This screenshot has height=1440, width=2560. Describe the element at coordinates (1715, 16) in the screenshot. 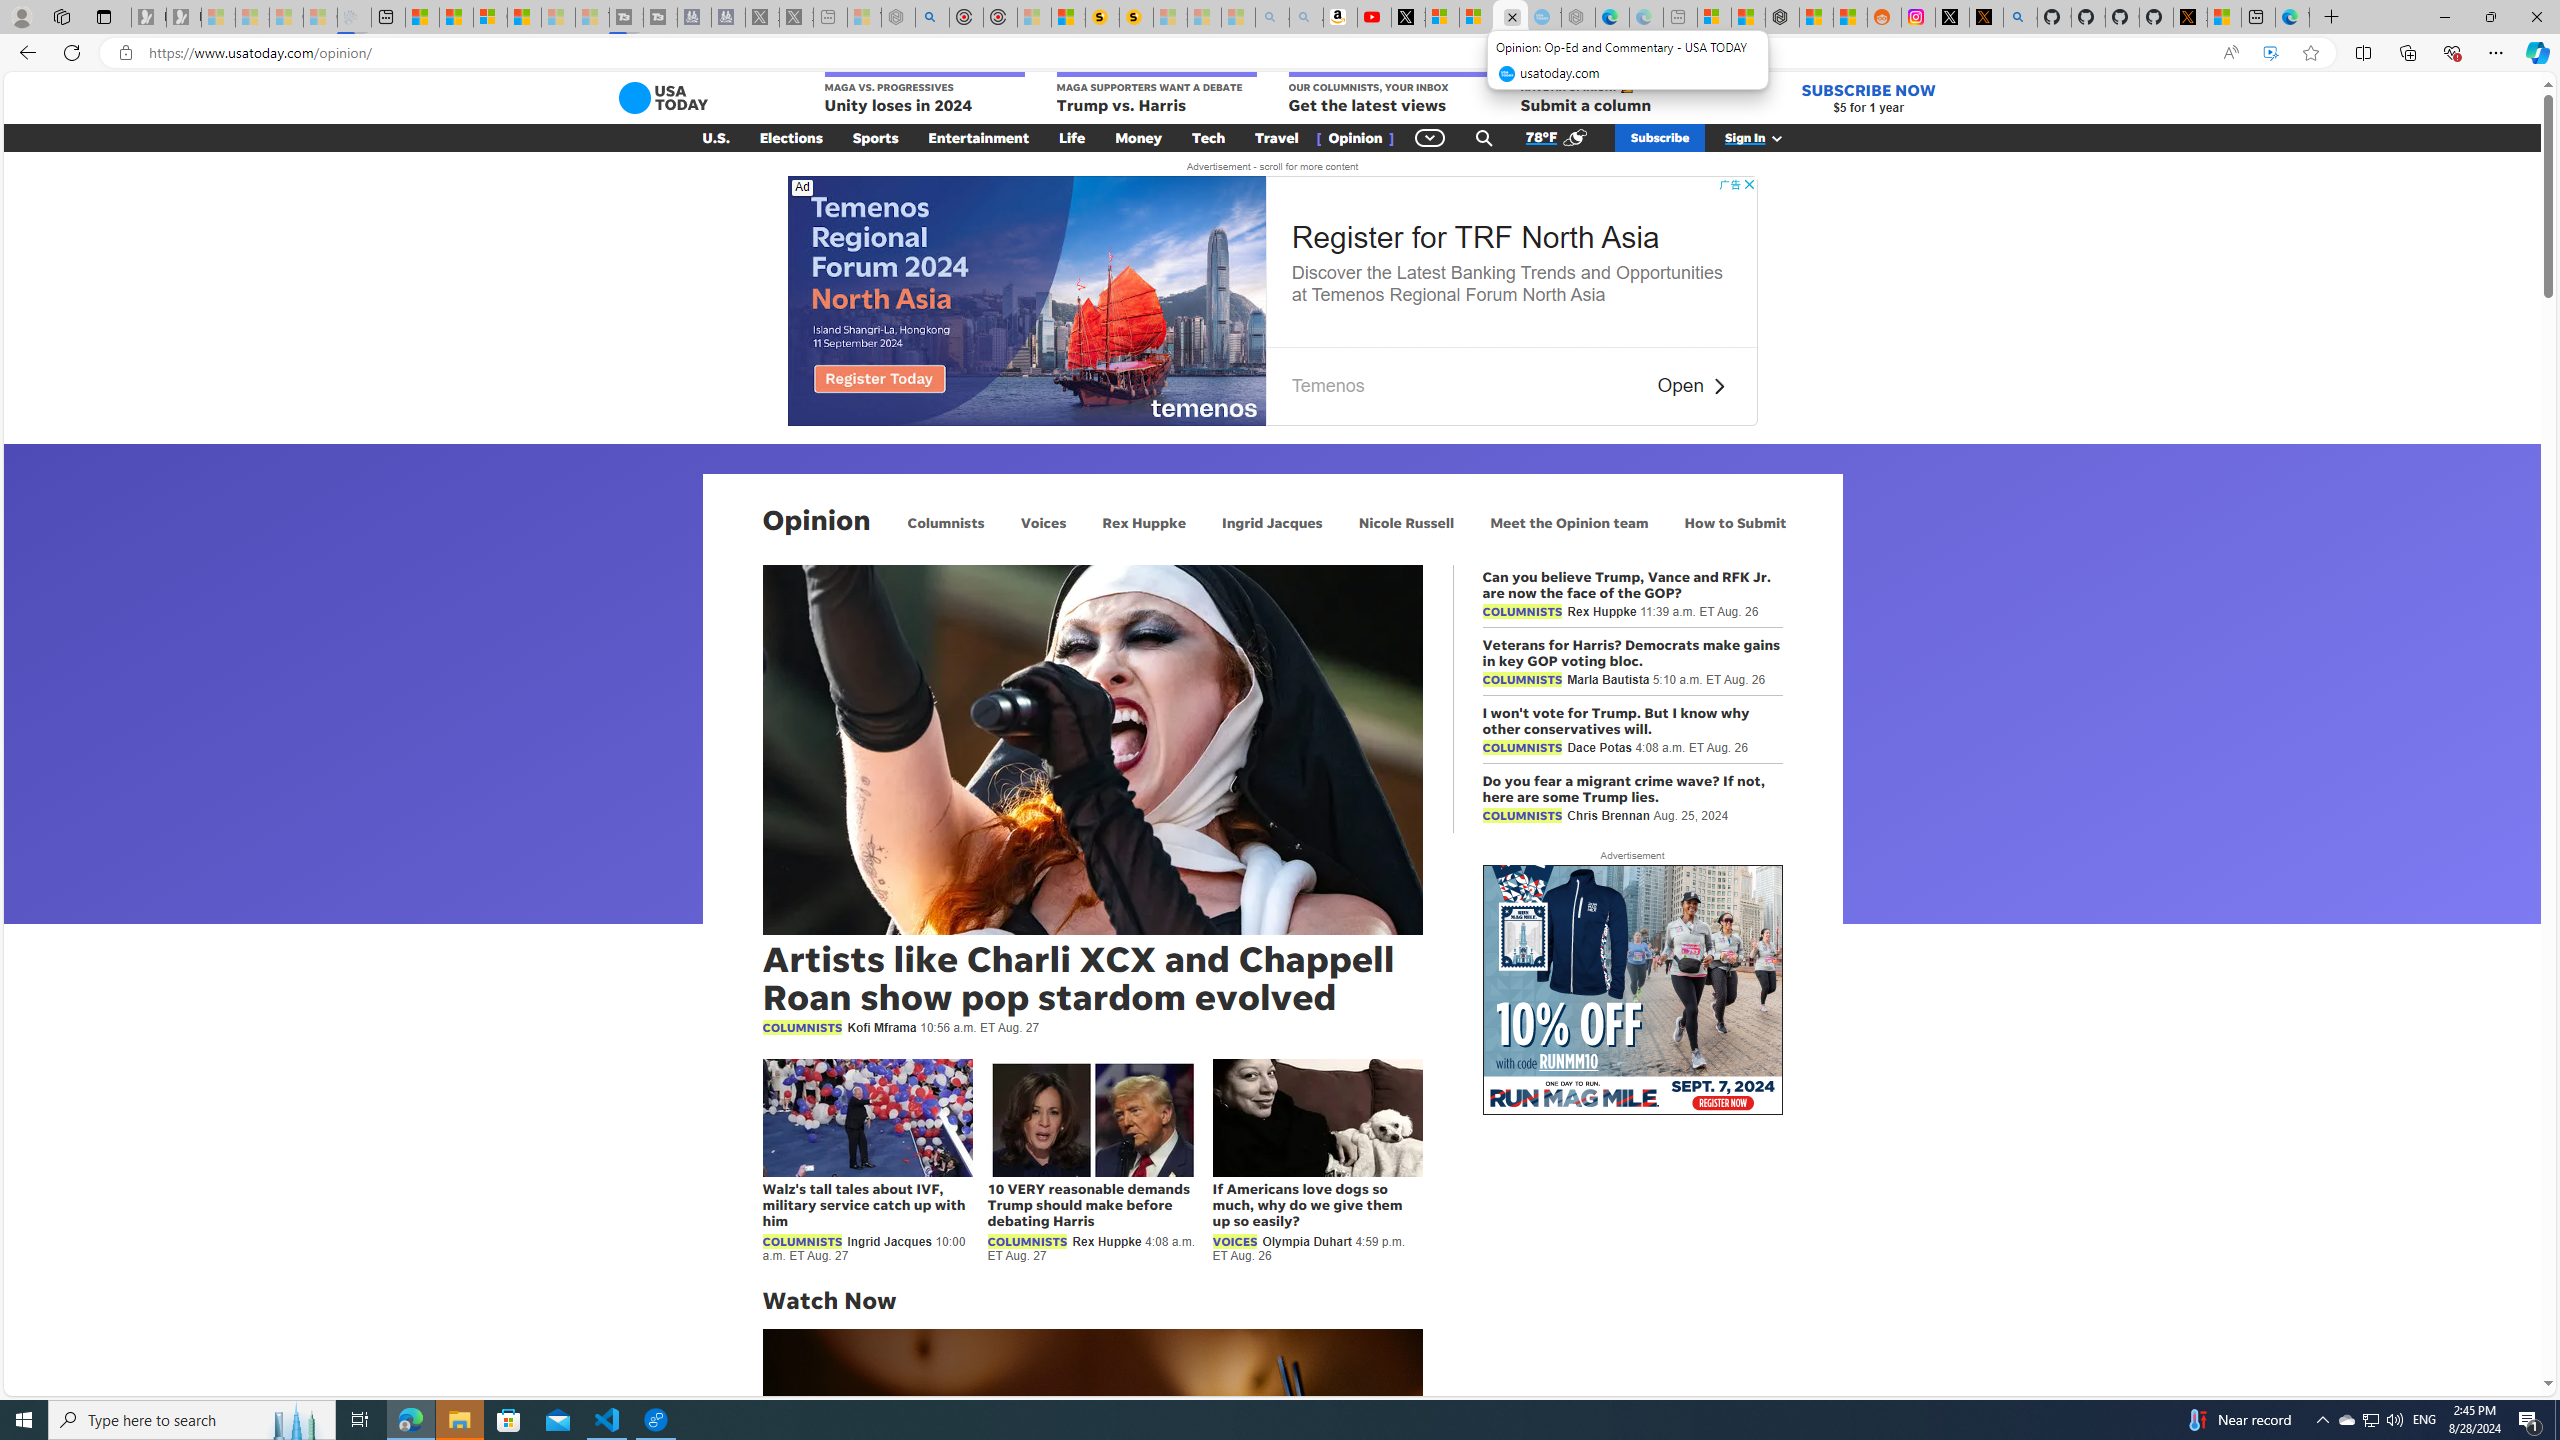

I see `'Microsoft account | Microsoft Account Privacy Settings'` at that location.